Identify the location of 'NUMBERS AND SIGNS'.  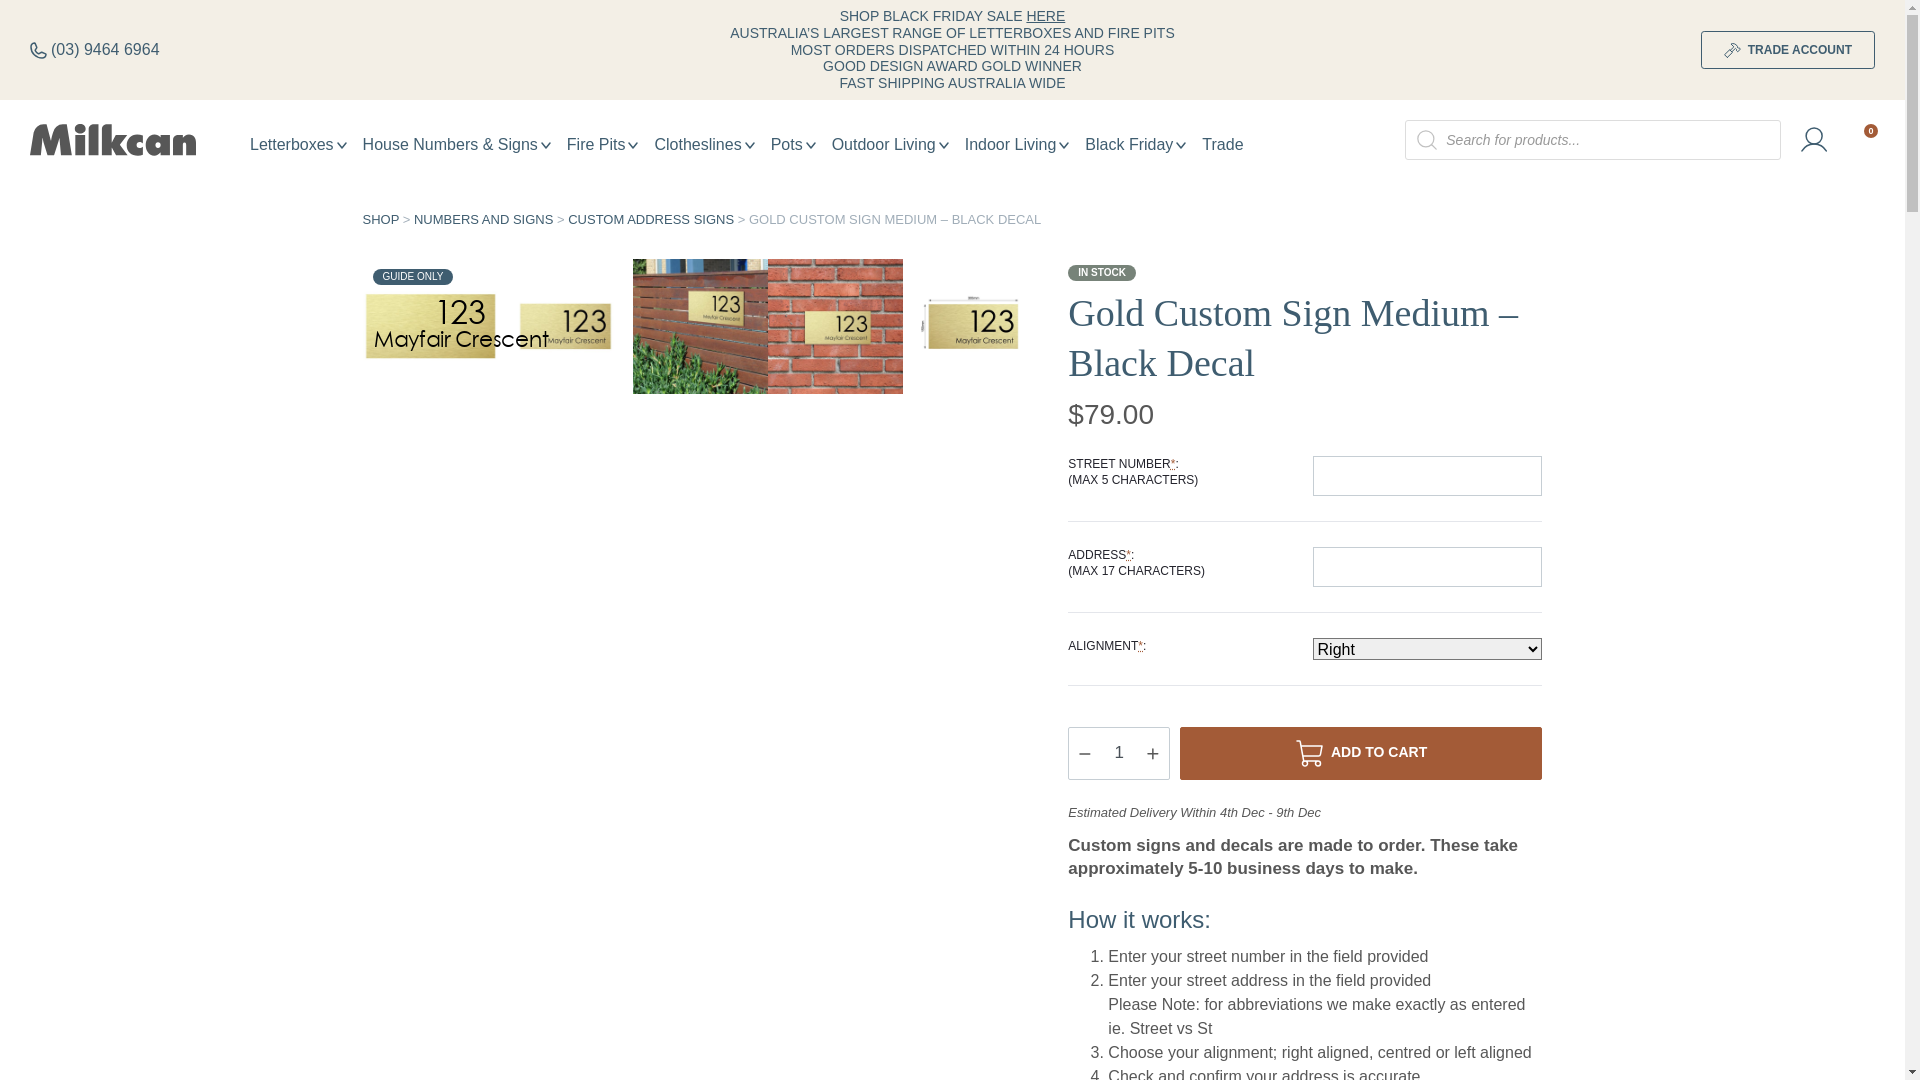
(483, 219).